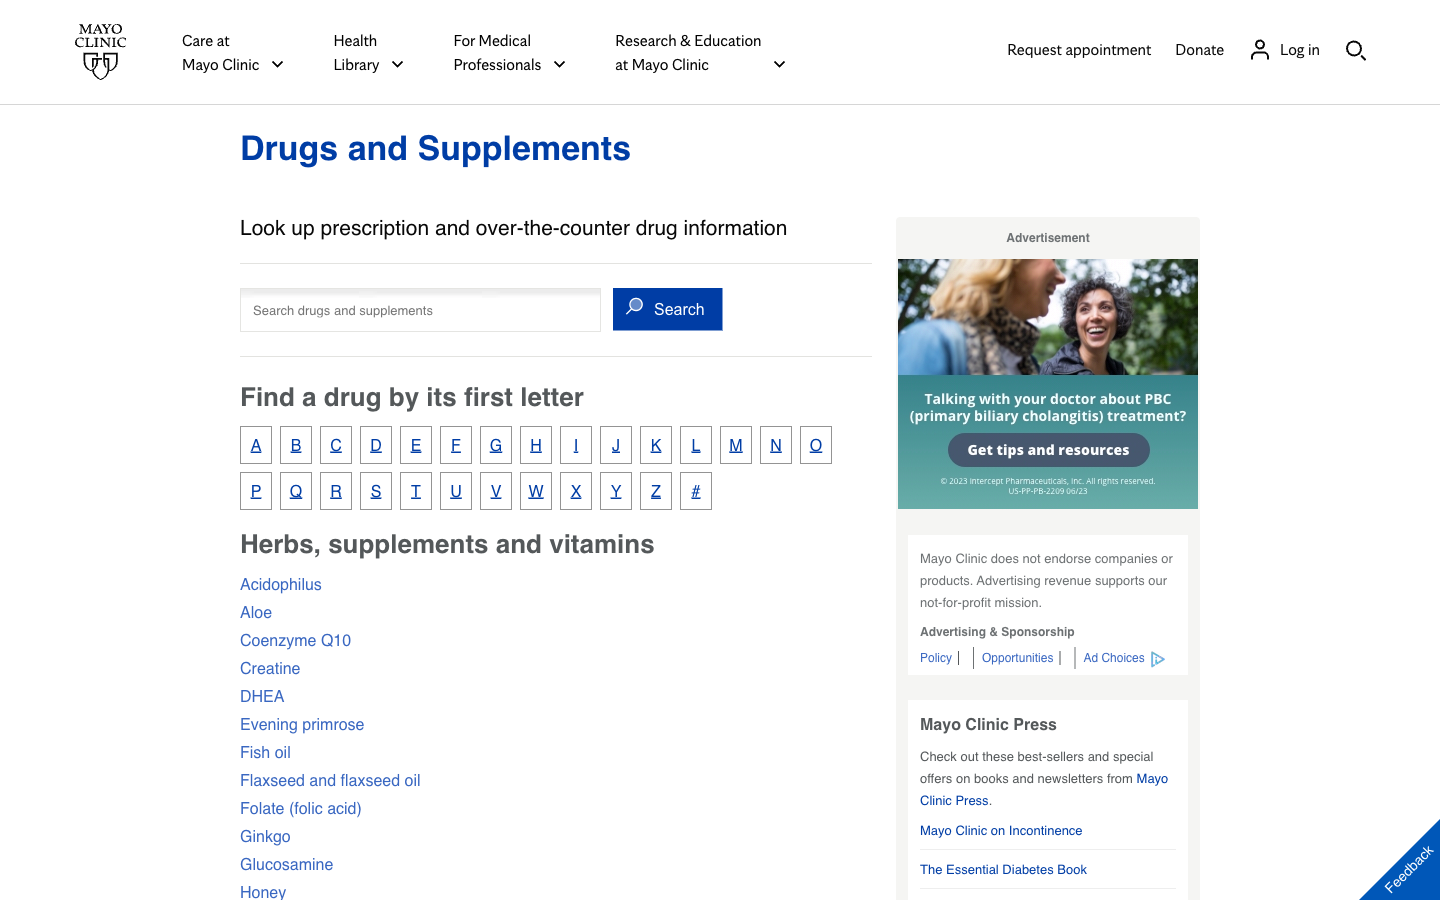  I want to click on As a medical professional, please get the first option available from the mayoclinic tab meant for you, so click(509, 51).